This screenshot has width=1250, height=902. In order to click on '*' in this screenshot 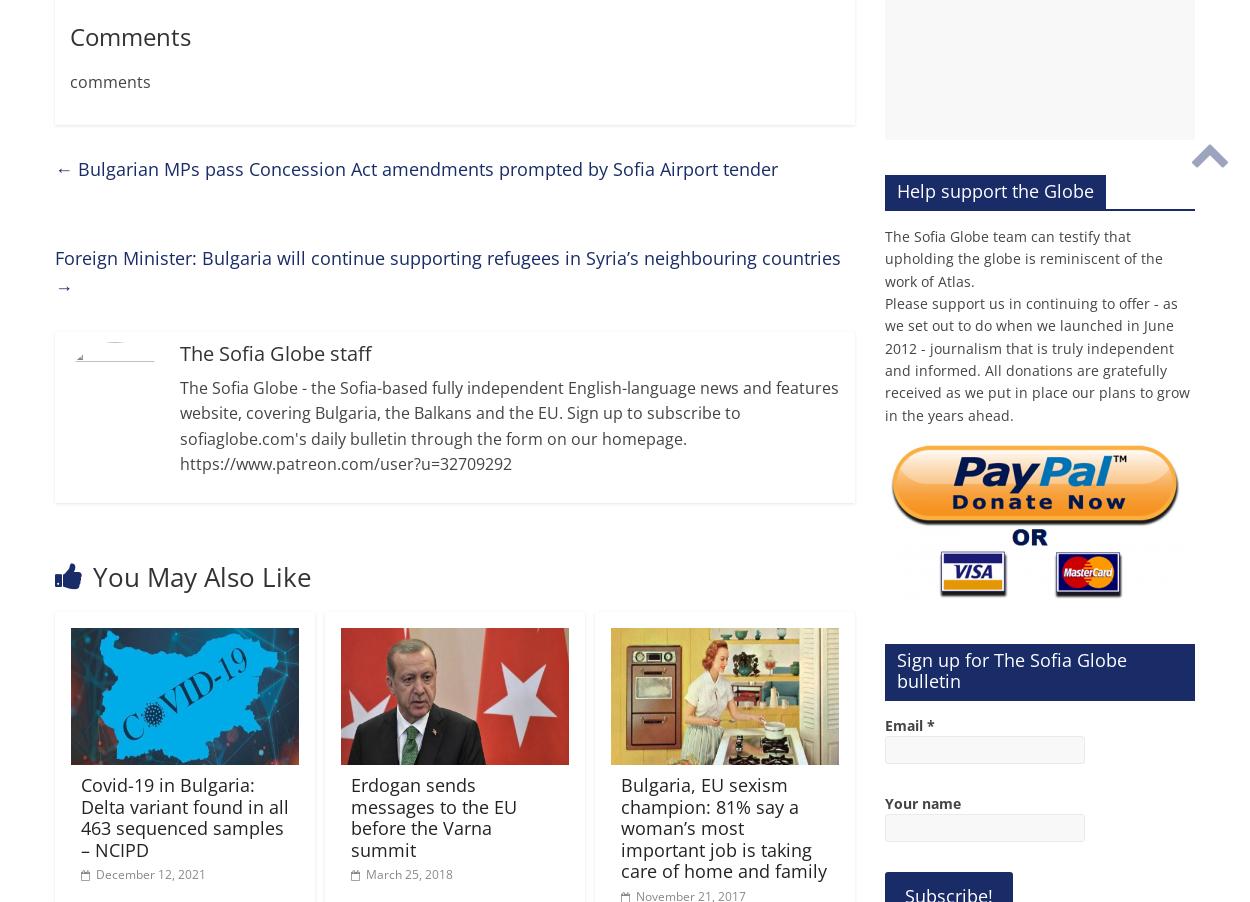, I will do `click(931, 724)`.